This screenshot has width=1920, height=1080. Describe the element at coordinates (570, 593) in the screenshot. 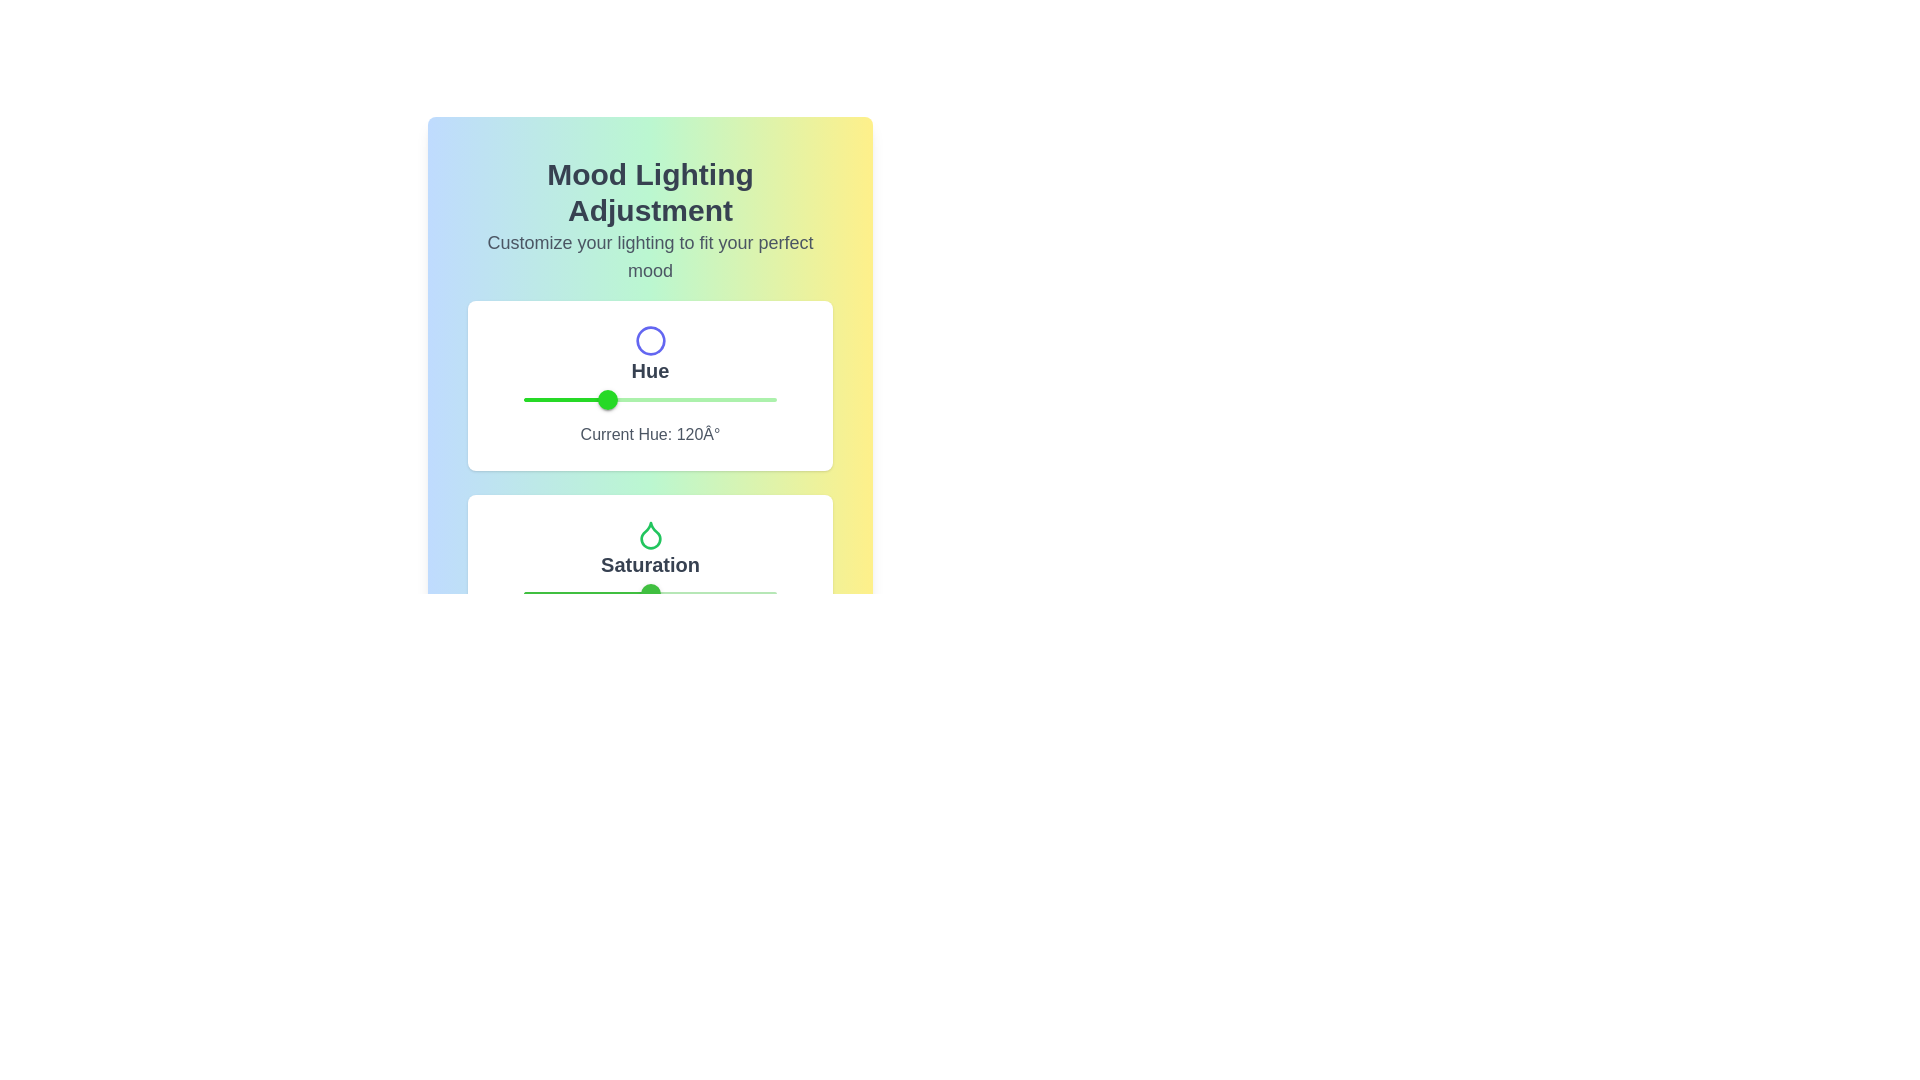

I see `the saturation` at that location.